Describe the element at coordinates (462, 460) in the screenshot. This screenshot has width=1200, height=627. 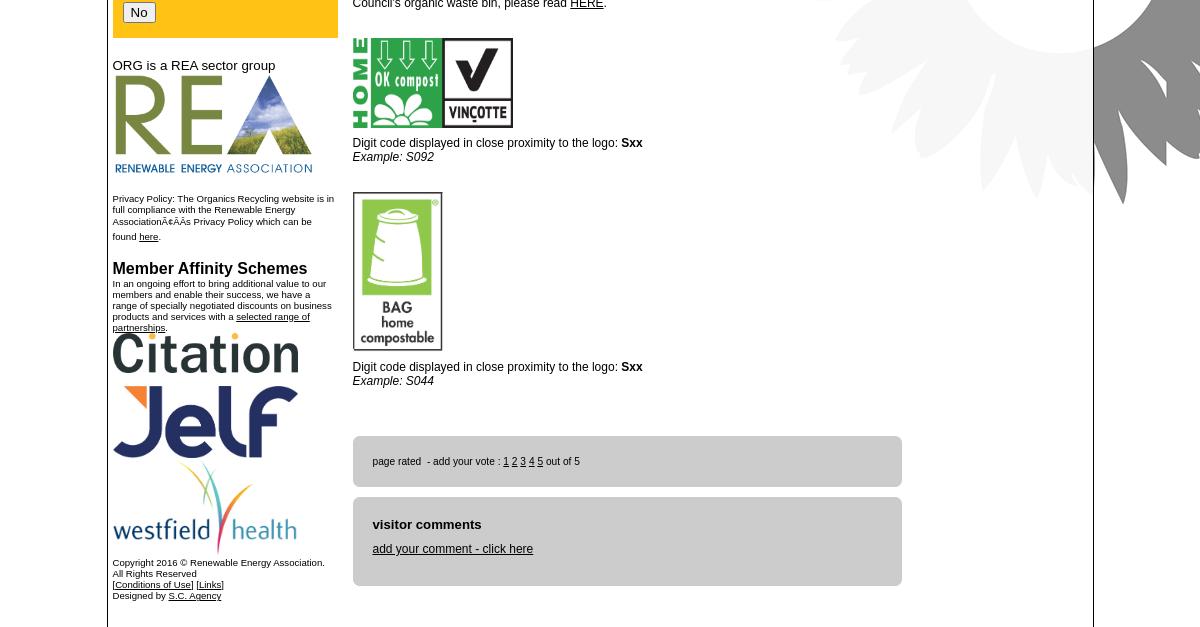
I see `'- add your vote :'` at that location.